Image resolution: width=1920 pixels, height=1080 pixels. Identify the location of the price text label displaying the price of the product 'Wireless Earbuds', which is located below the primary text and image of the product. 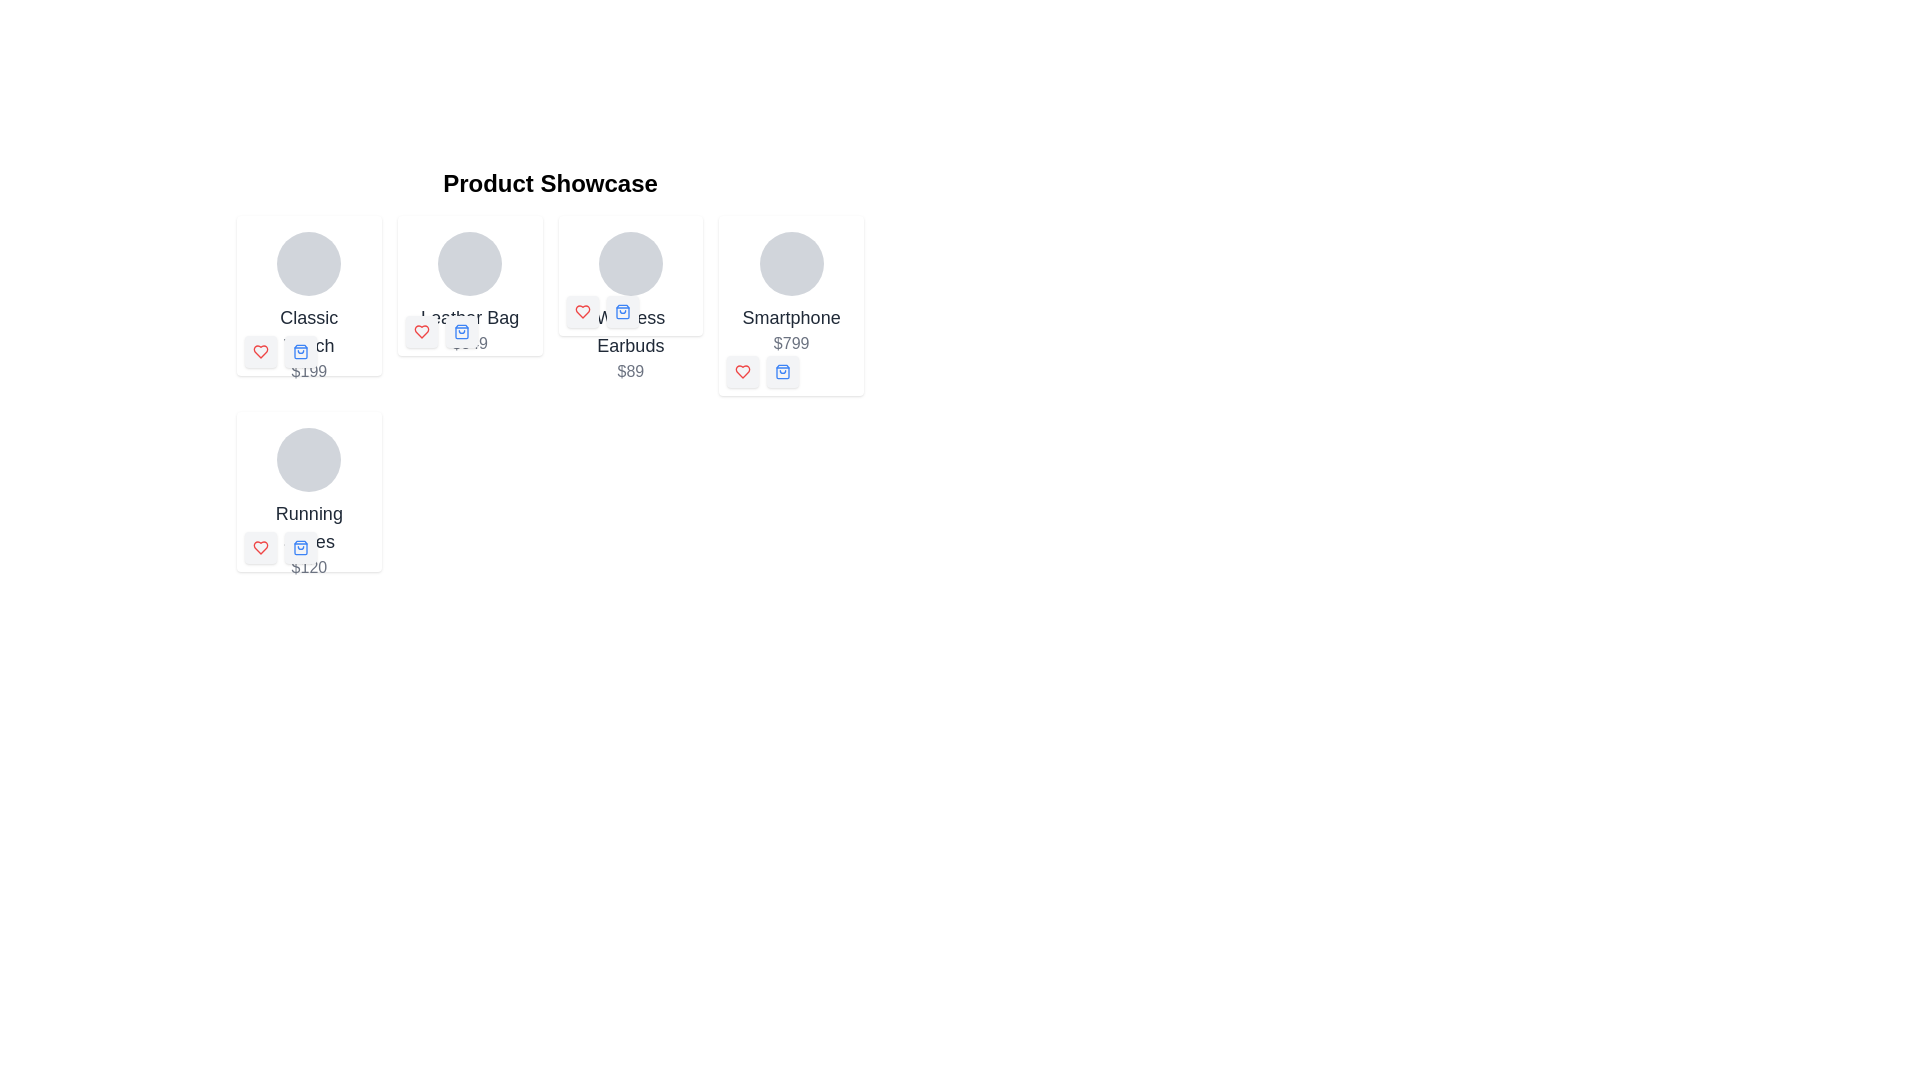
(629, 371).